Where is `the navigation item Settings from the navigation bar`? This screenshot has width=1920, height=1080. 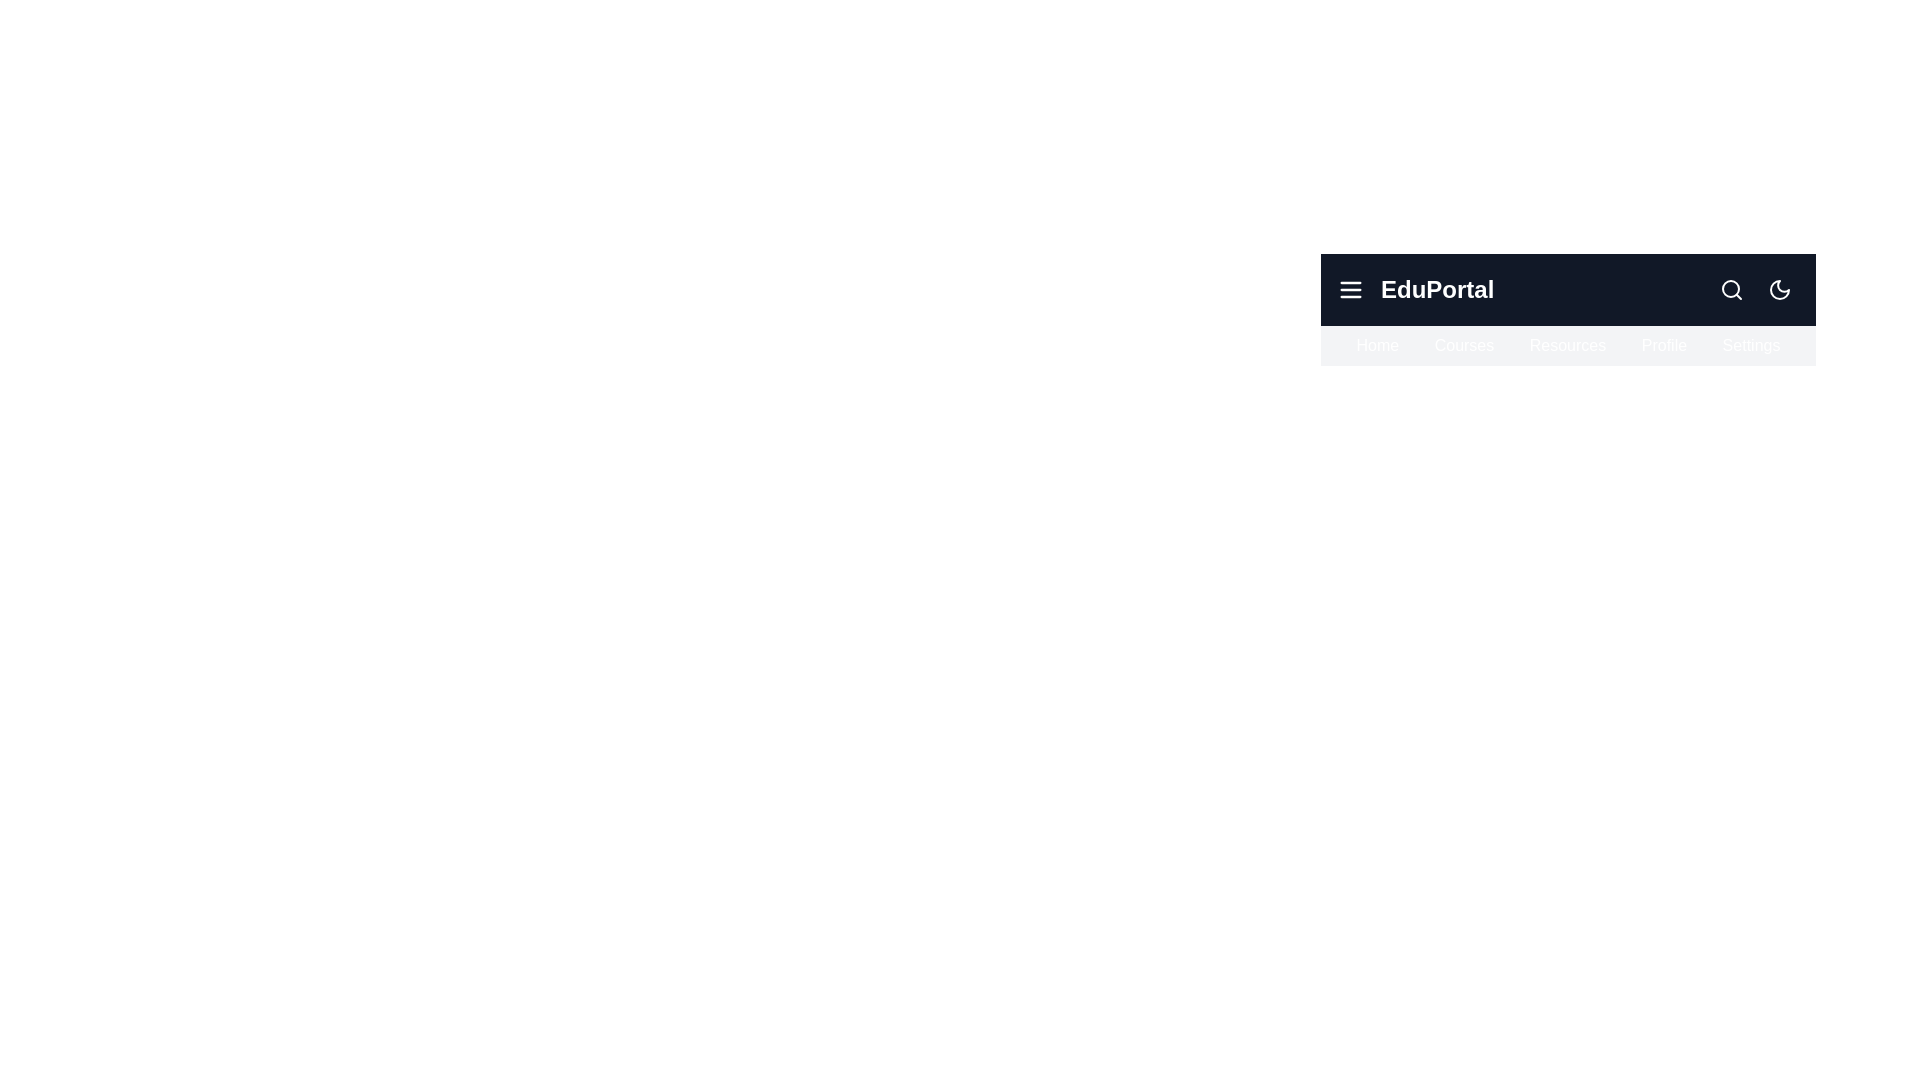
the navigation item Settings from the navigation bar is located at coordinates (1750, 345).